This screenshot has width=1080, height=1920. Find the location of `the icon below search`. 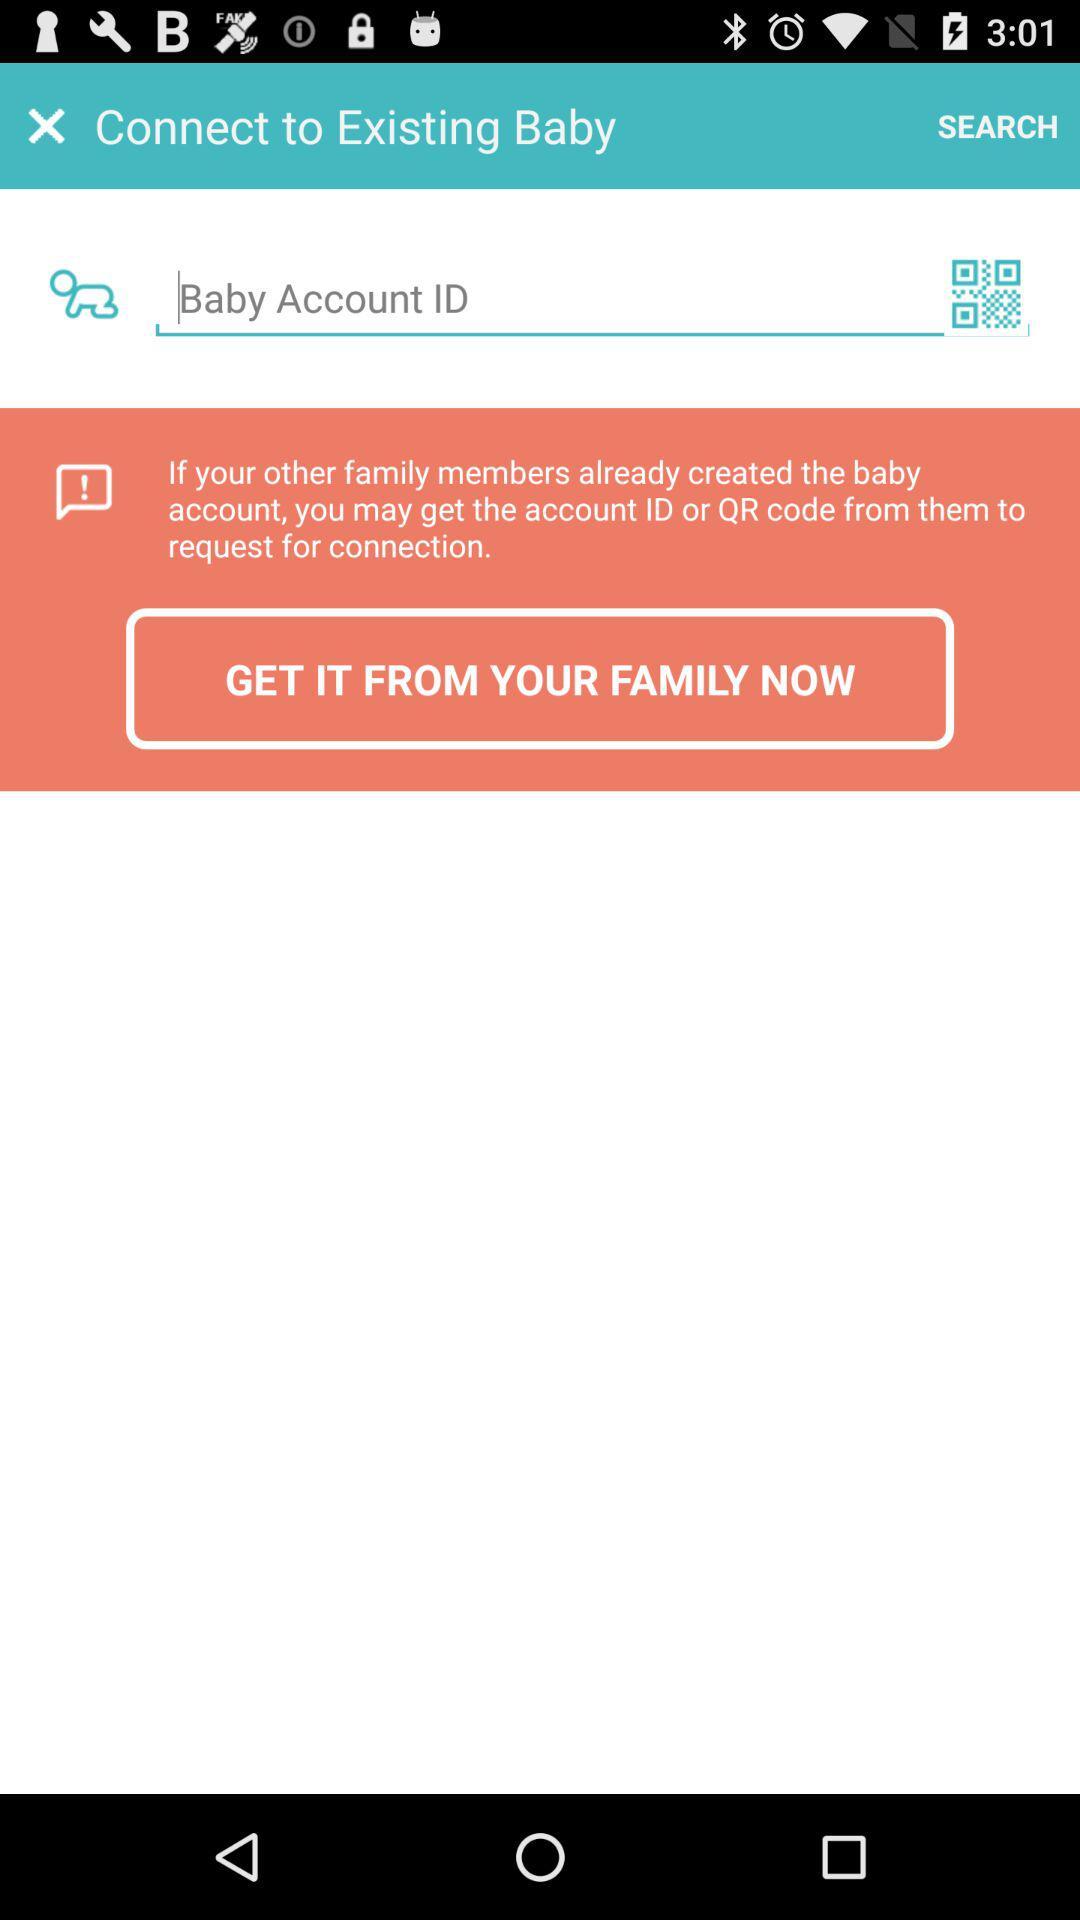

the icon below search is located at coordinates (985, 292).